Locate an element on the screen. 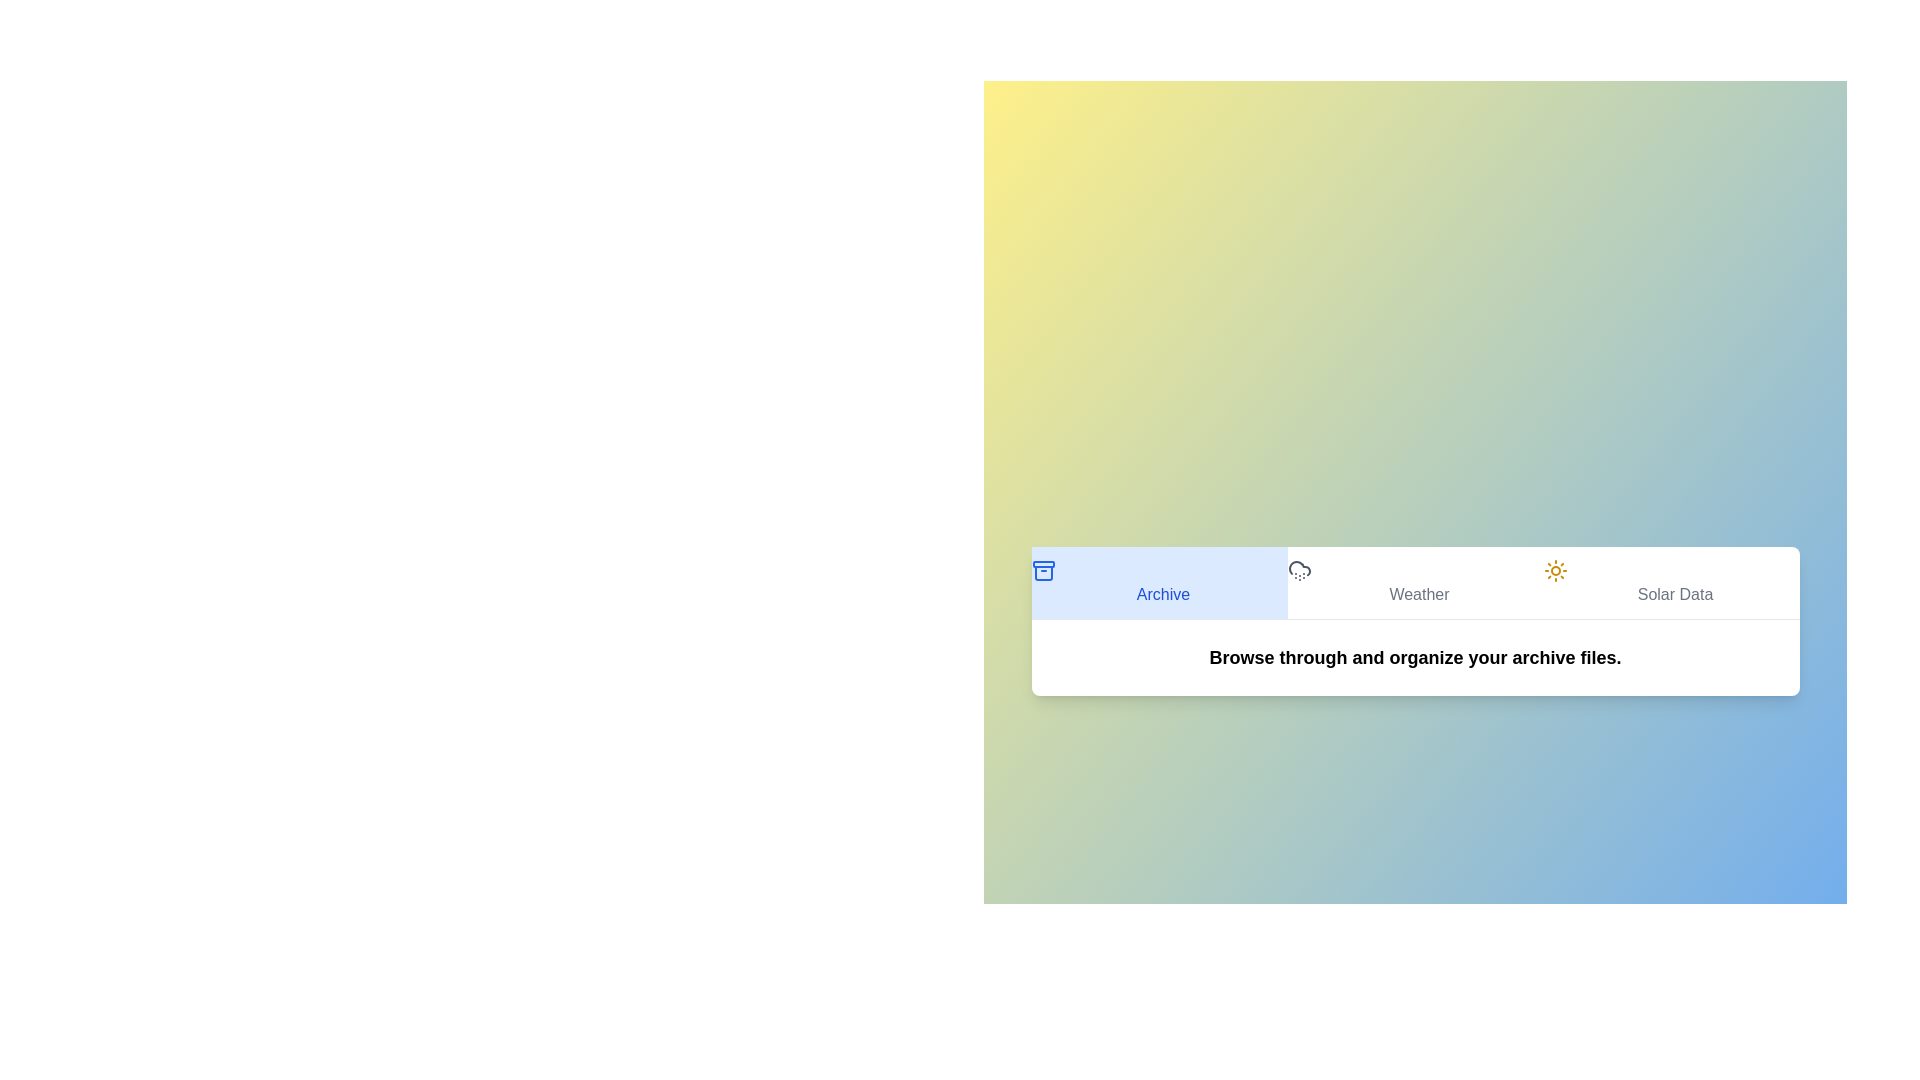 The height and width of the screenshot is (1080, 1920). the Weather tab is located at coordinates (1414, 582).